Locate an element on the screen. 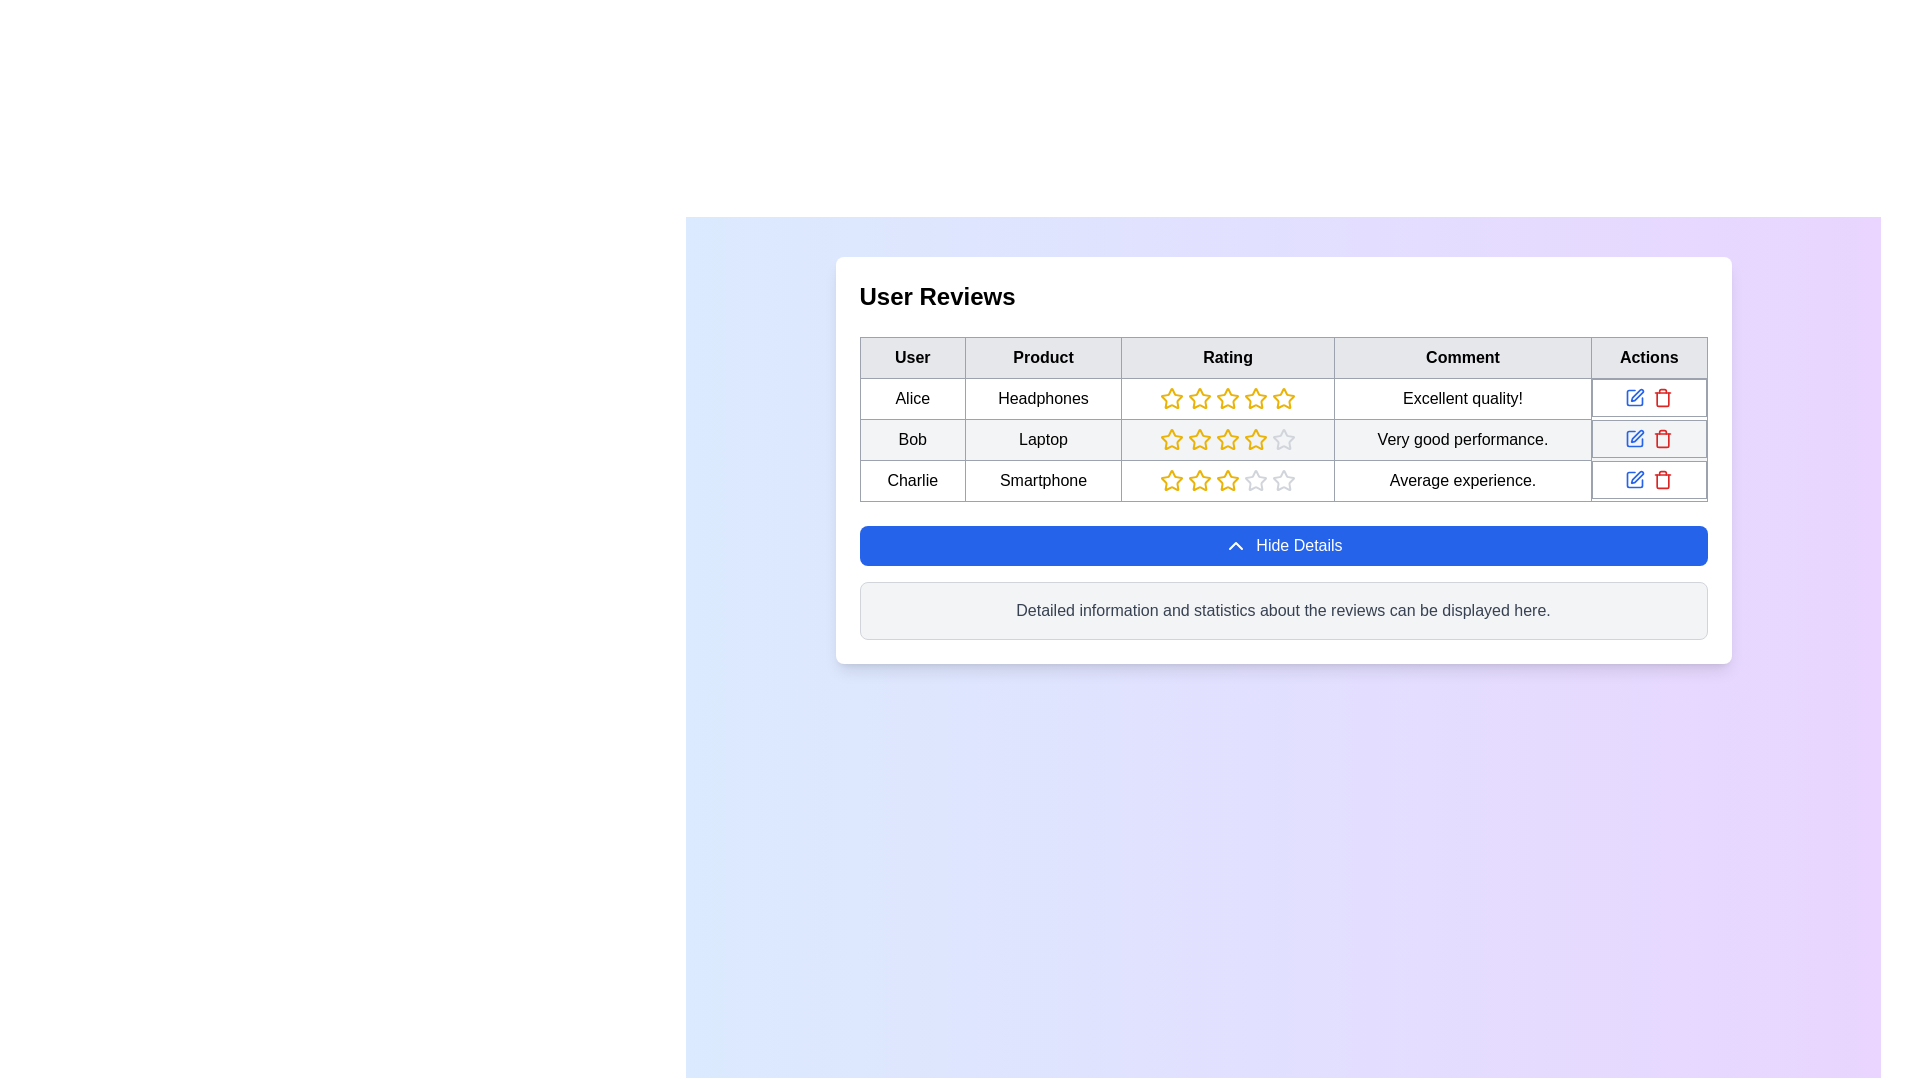 This screenshot has height=1080, width=1920. the first star in the rating feature for the product 'Headphones' corresponding to 'Alice' to interact or change the rating is located at coordinates (1171, 398).